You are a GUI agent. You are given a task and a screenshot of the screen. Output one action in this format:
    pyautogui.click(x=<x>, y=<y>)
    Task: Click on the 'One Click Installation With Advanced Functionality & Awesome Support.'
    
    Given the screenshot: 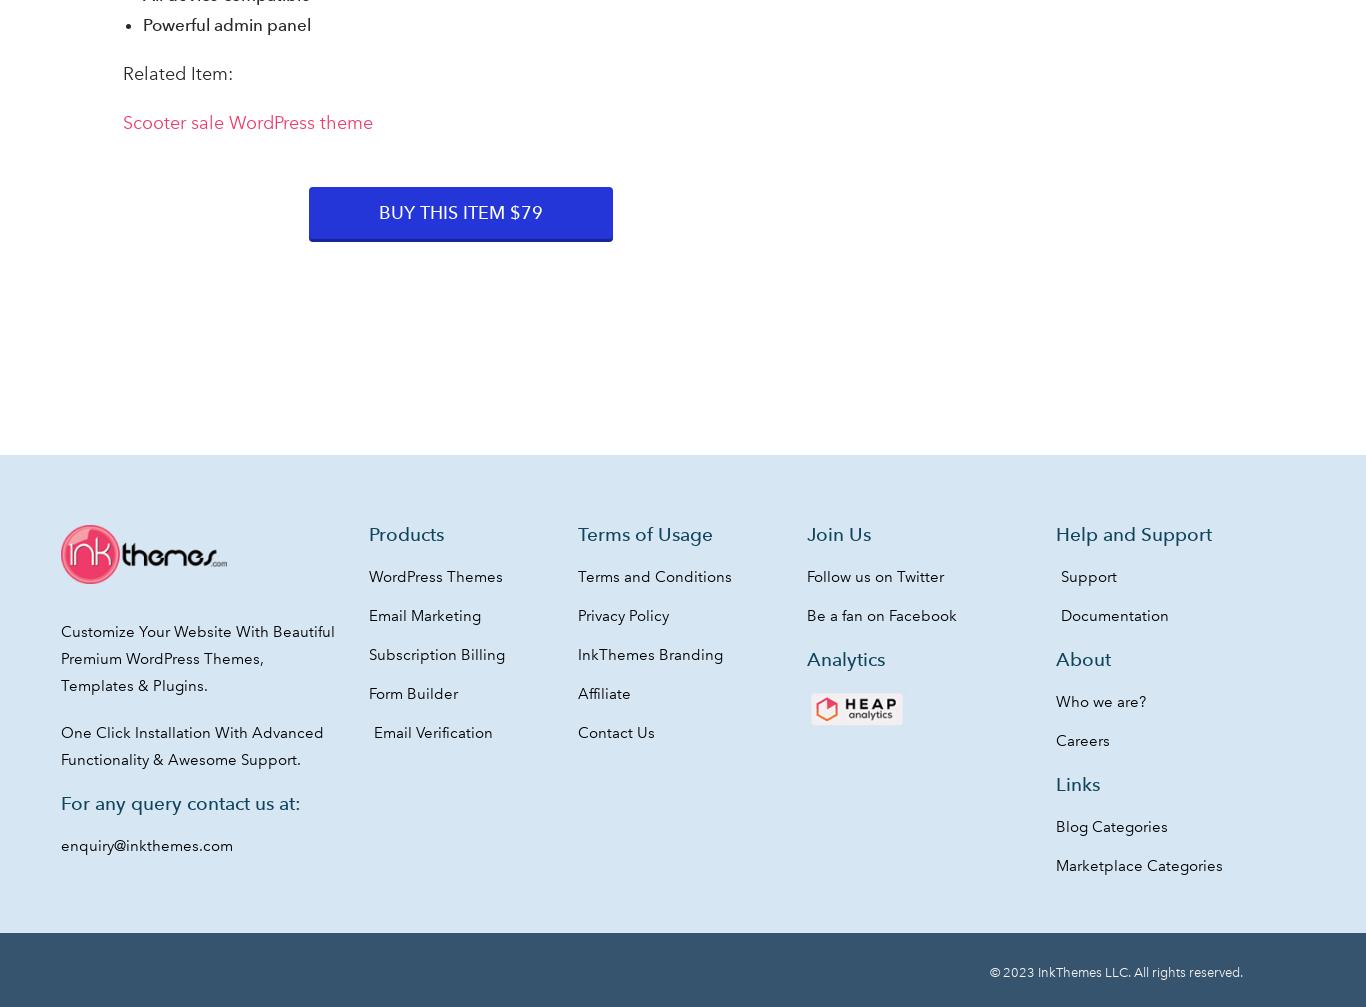 What is the action you would take?
    pyautogui.click(x=190, y=745)
    